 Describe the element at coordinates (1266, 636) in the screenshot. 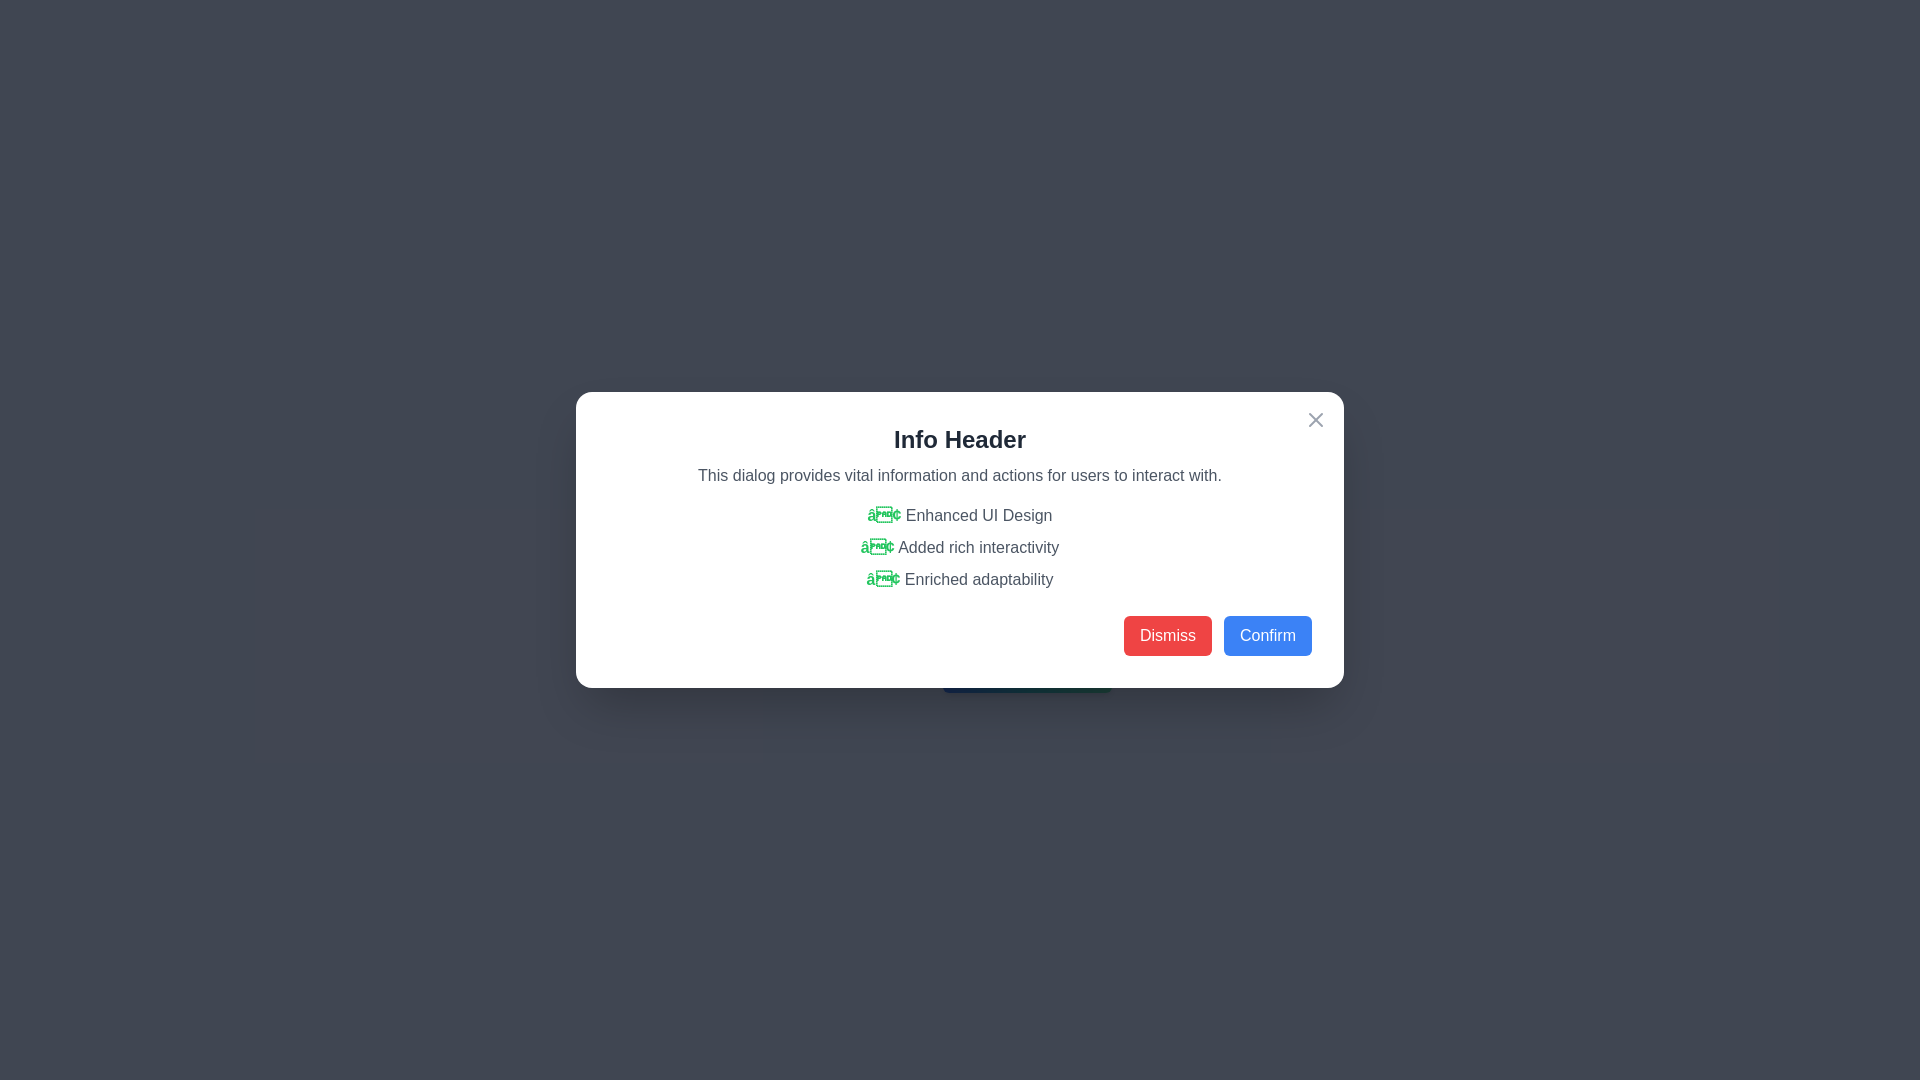

I see `the confirm button located at the bottom-right corner of the dialog box, which is the second button from the left adjacent to the 'Dismiss' button, to confirm an action` at that location.